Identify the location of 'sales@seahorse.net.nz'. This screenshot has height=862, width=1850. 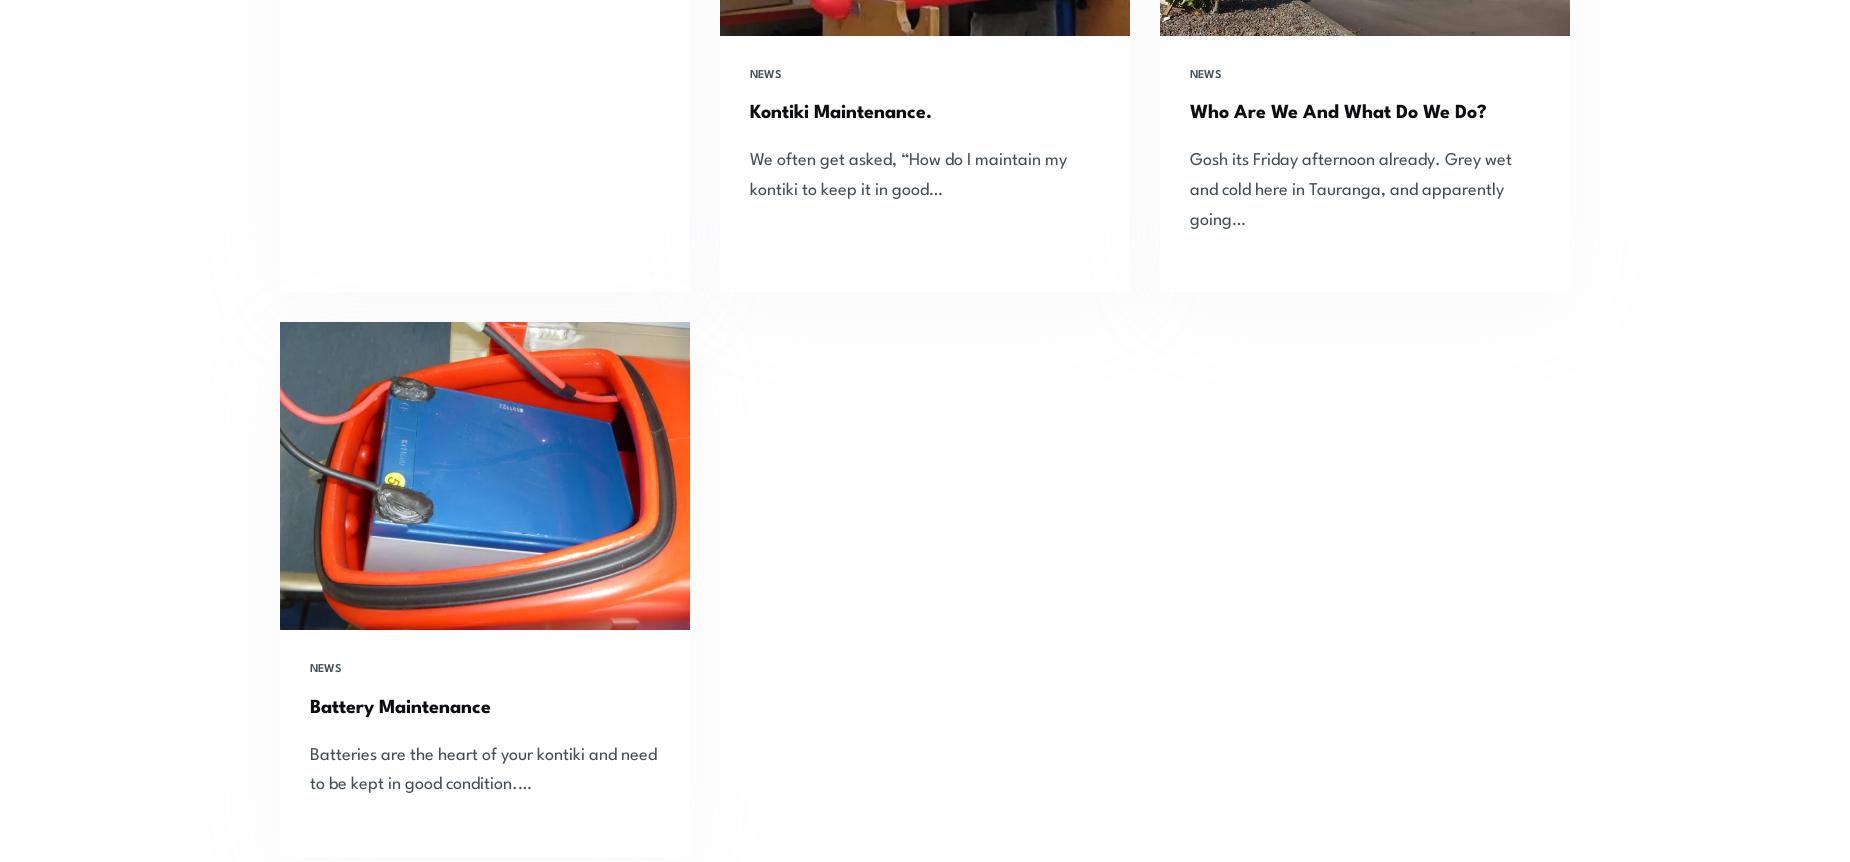
(1477, 847).